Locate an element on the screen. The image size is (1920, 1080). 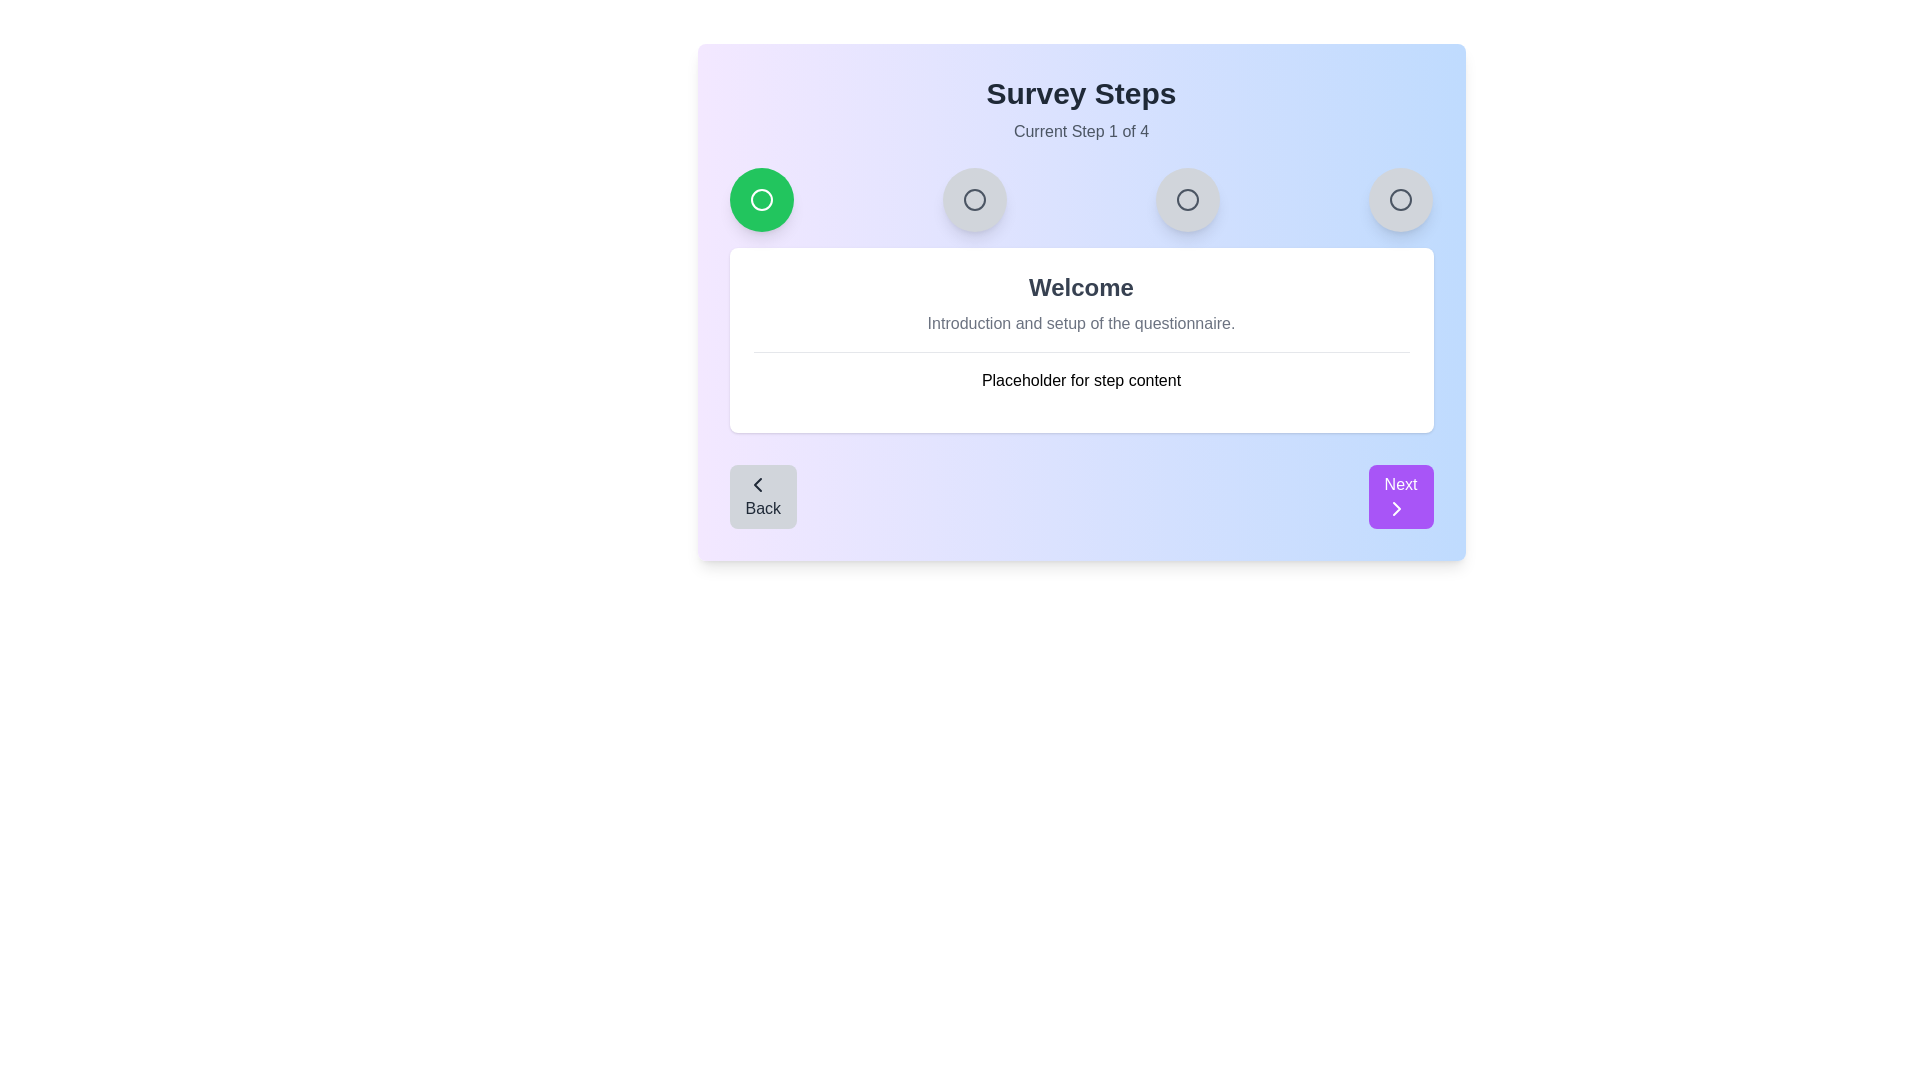
the green circular button that contains the SVG icon indicating the current step in the survey process, located on the left side of the horizontal step indicator is located at coordinates (760, 200).